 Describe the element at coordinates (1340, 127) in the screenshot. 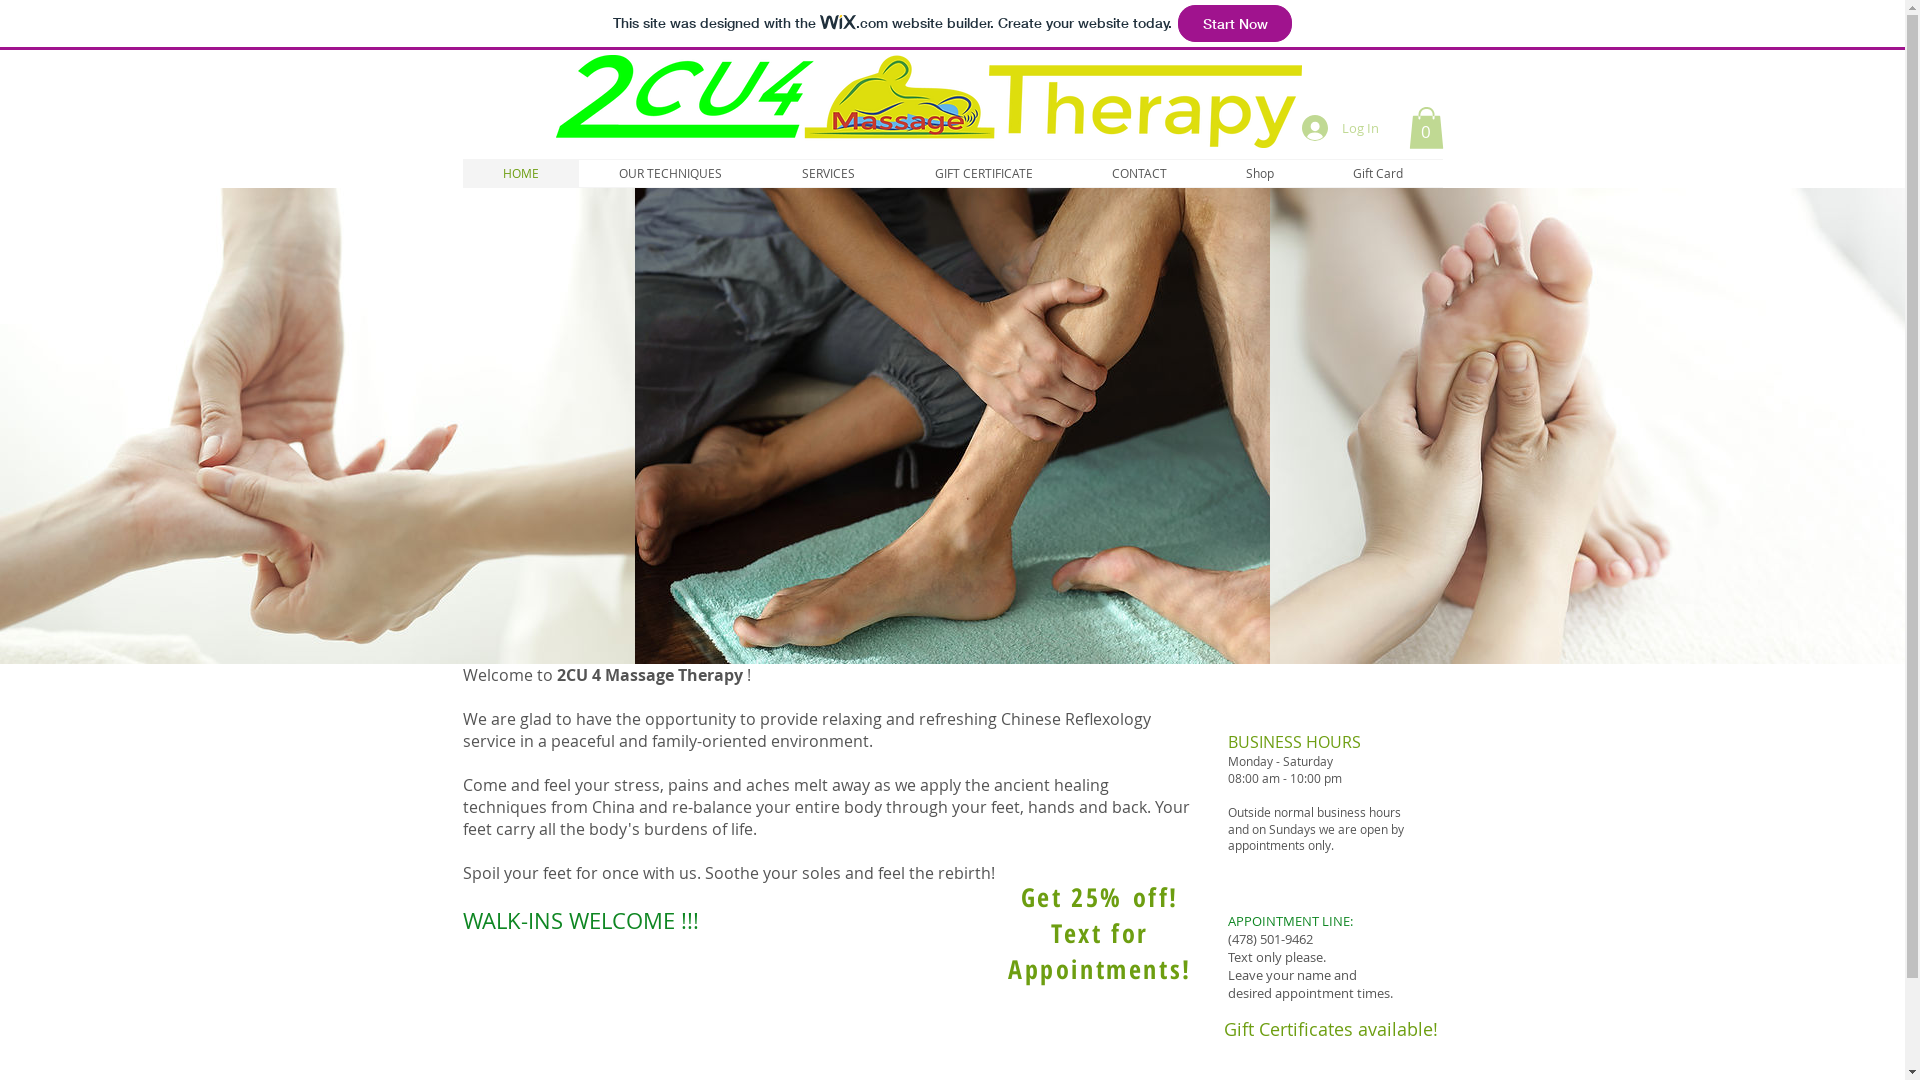

I see `'Log In'` at that location.